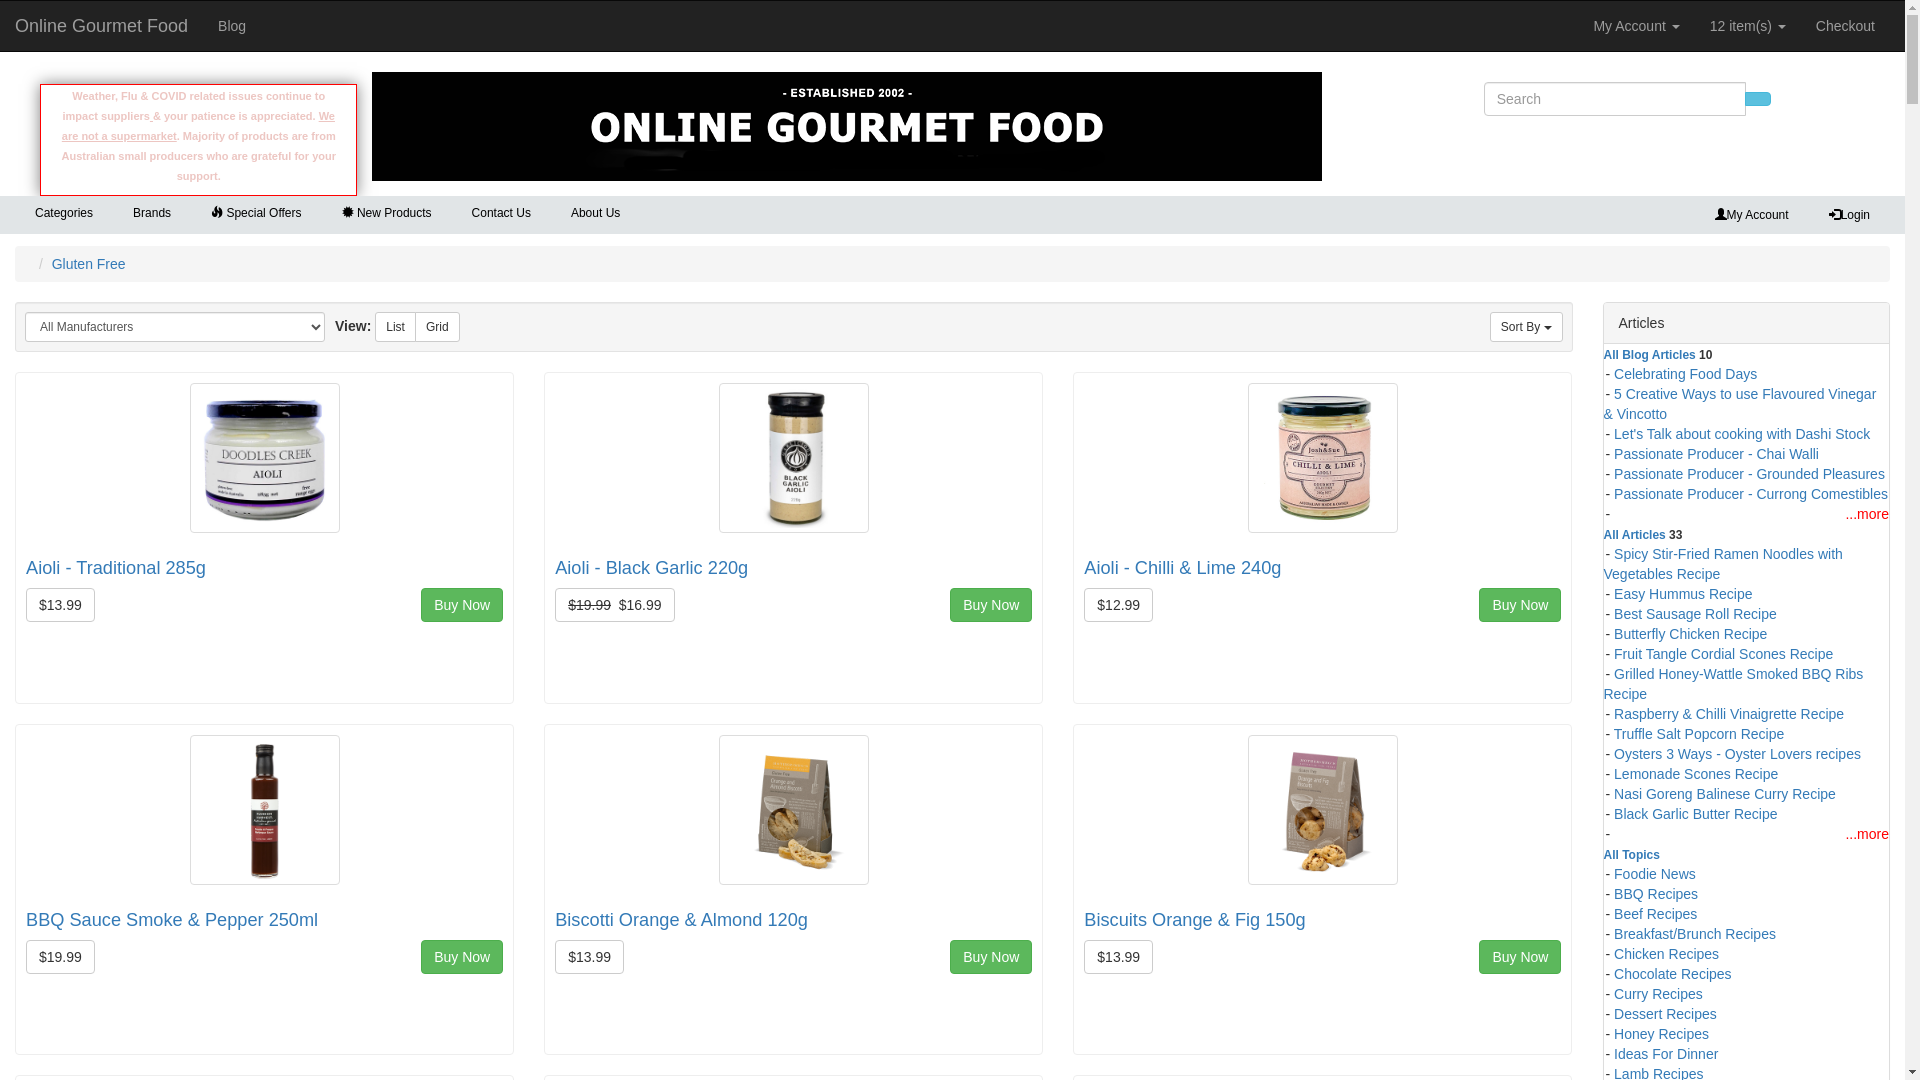  What do you see at coordinates (1603, 562) in the screenshot?
I see `'Spicy Stir-Fried Ramen Noodles with Vegetables Recipe'` at bounding box center [1603, 562].